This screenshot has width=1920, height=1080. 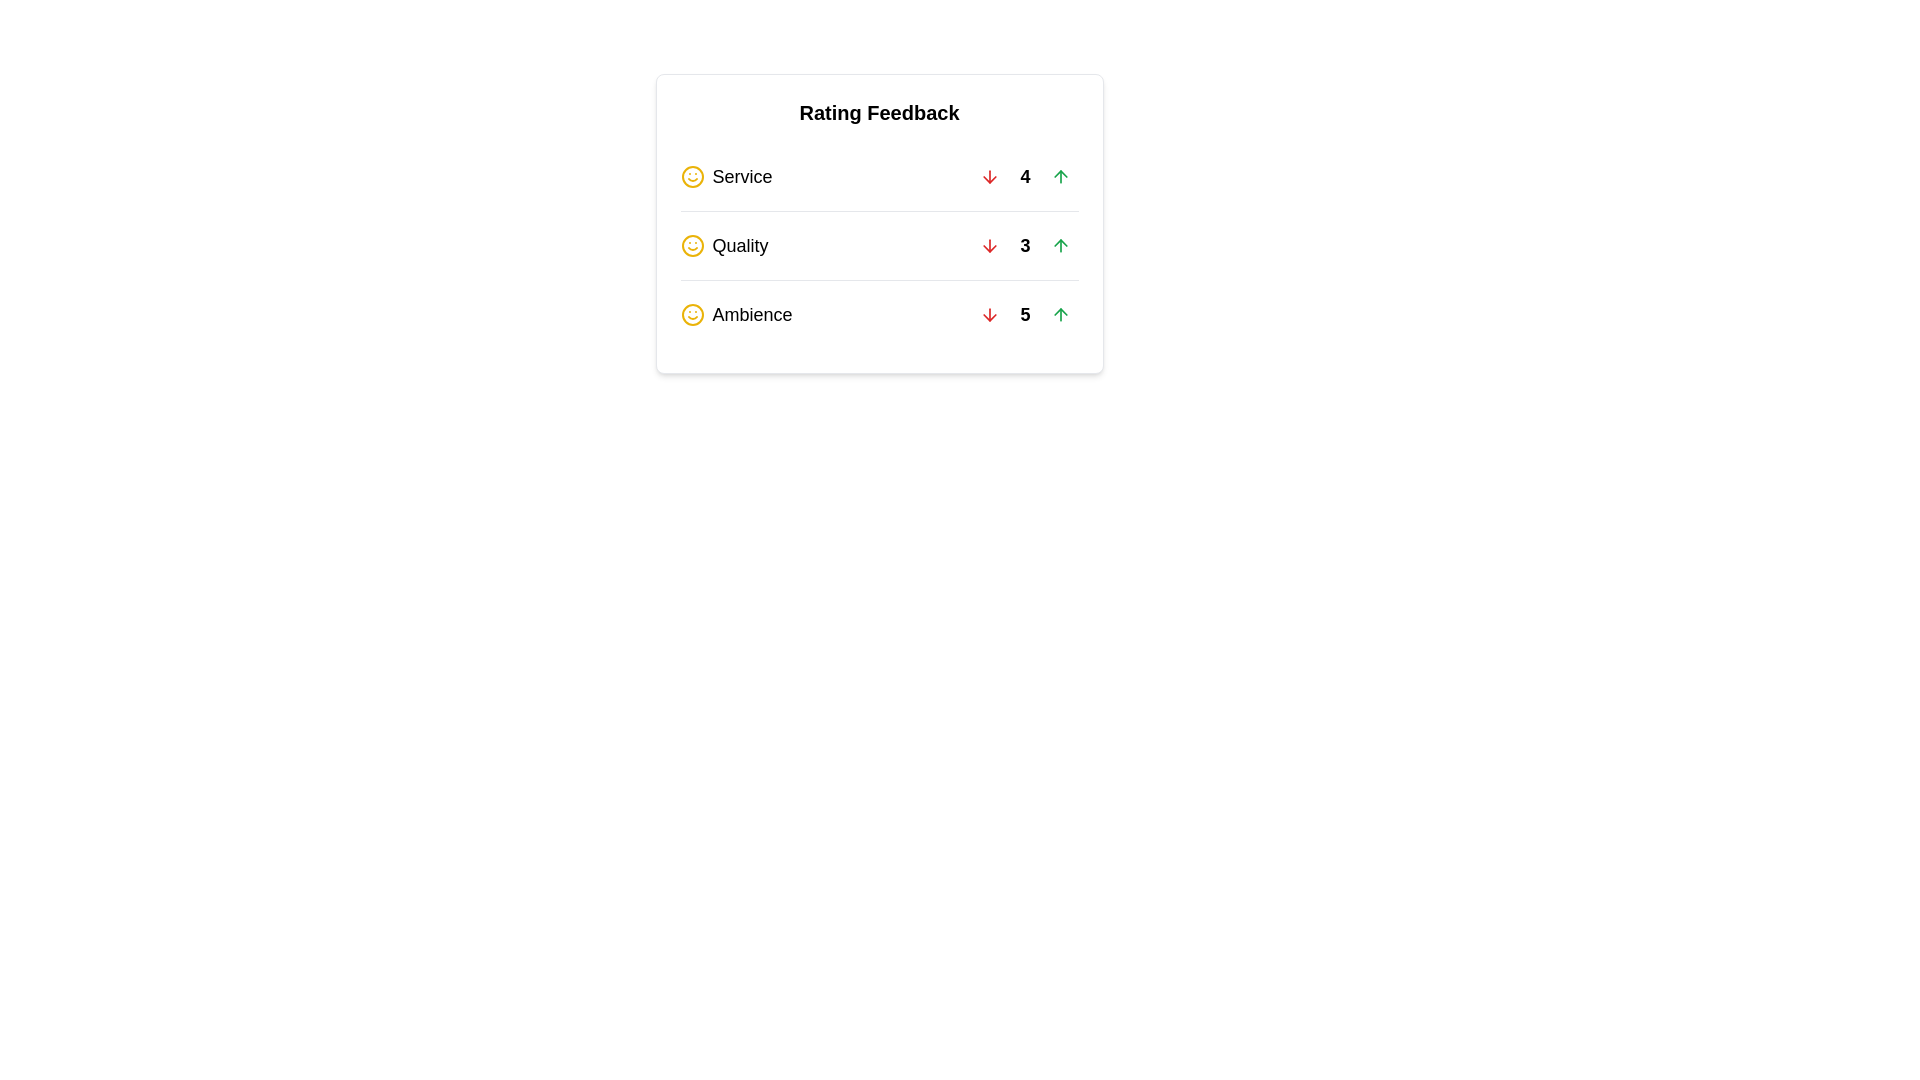 What do you see at coordinates (1025, 176) in the screenshot?
I see `the text label displaying the numerical value '4' in the Service category, located between the red down arrow and the green up arrow` at bounding box center [1025, 176].